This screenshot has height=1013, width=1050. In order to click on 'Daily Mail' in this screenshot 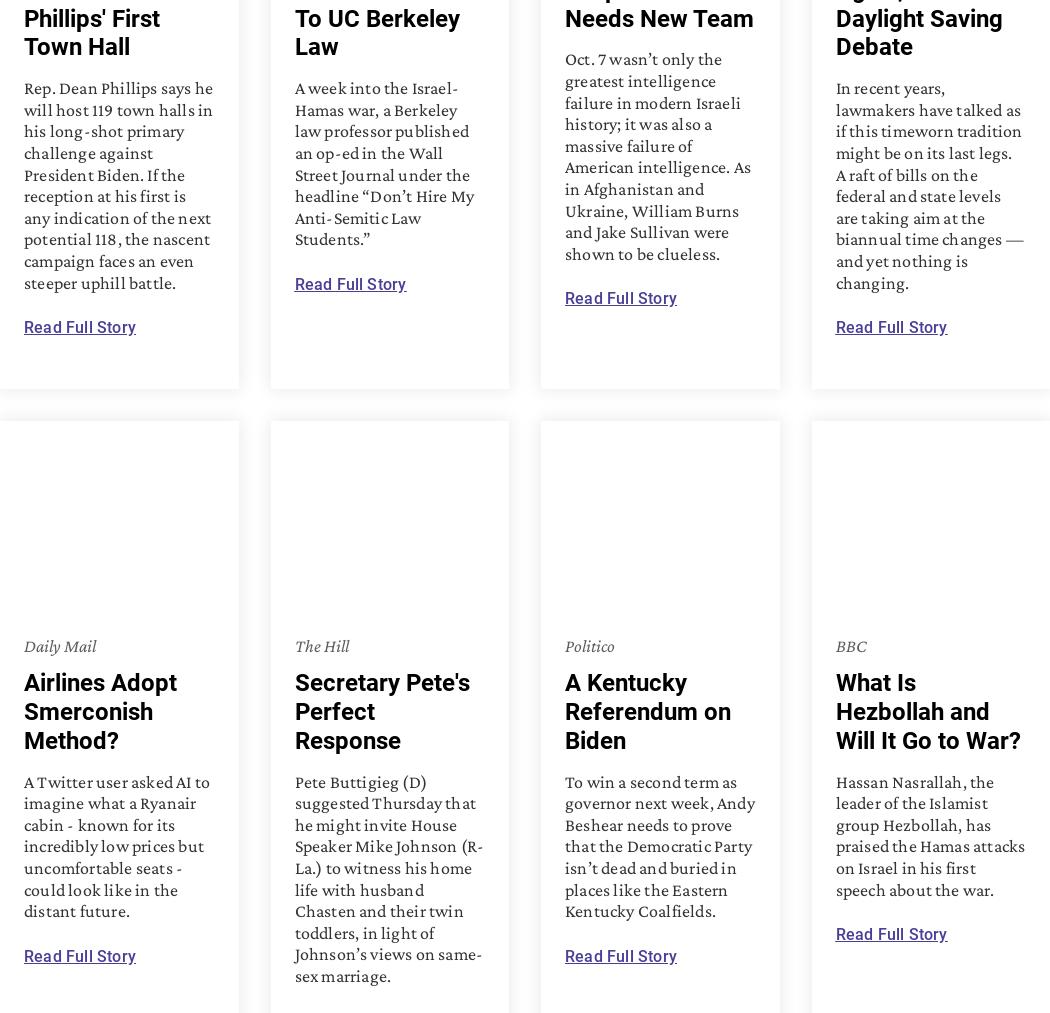, I will do `click(58, 643)`.